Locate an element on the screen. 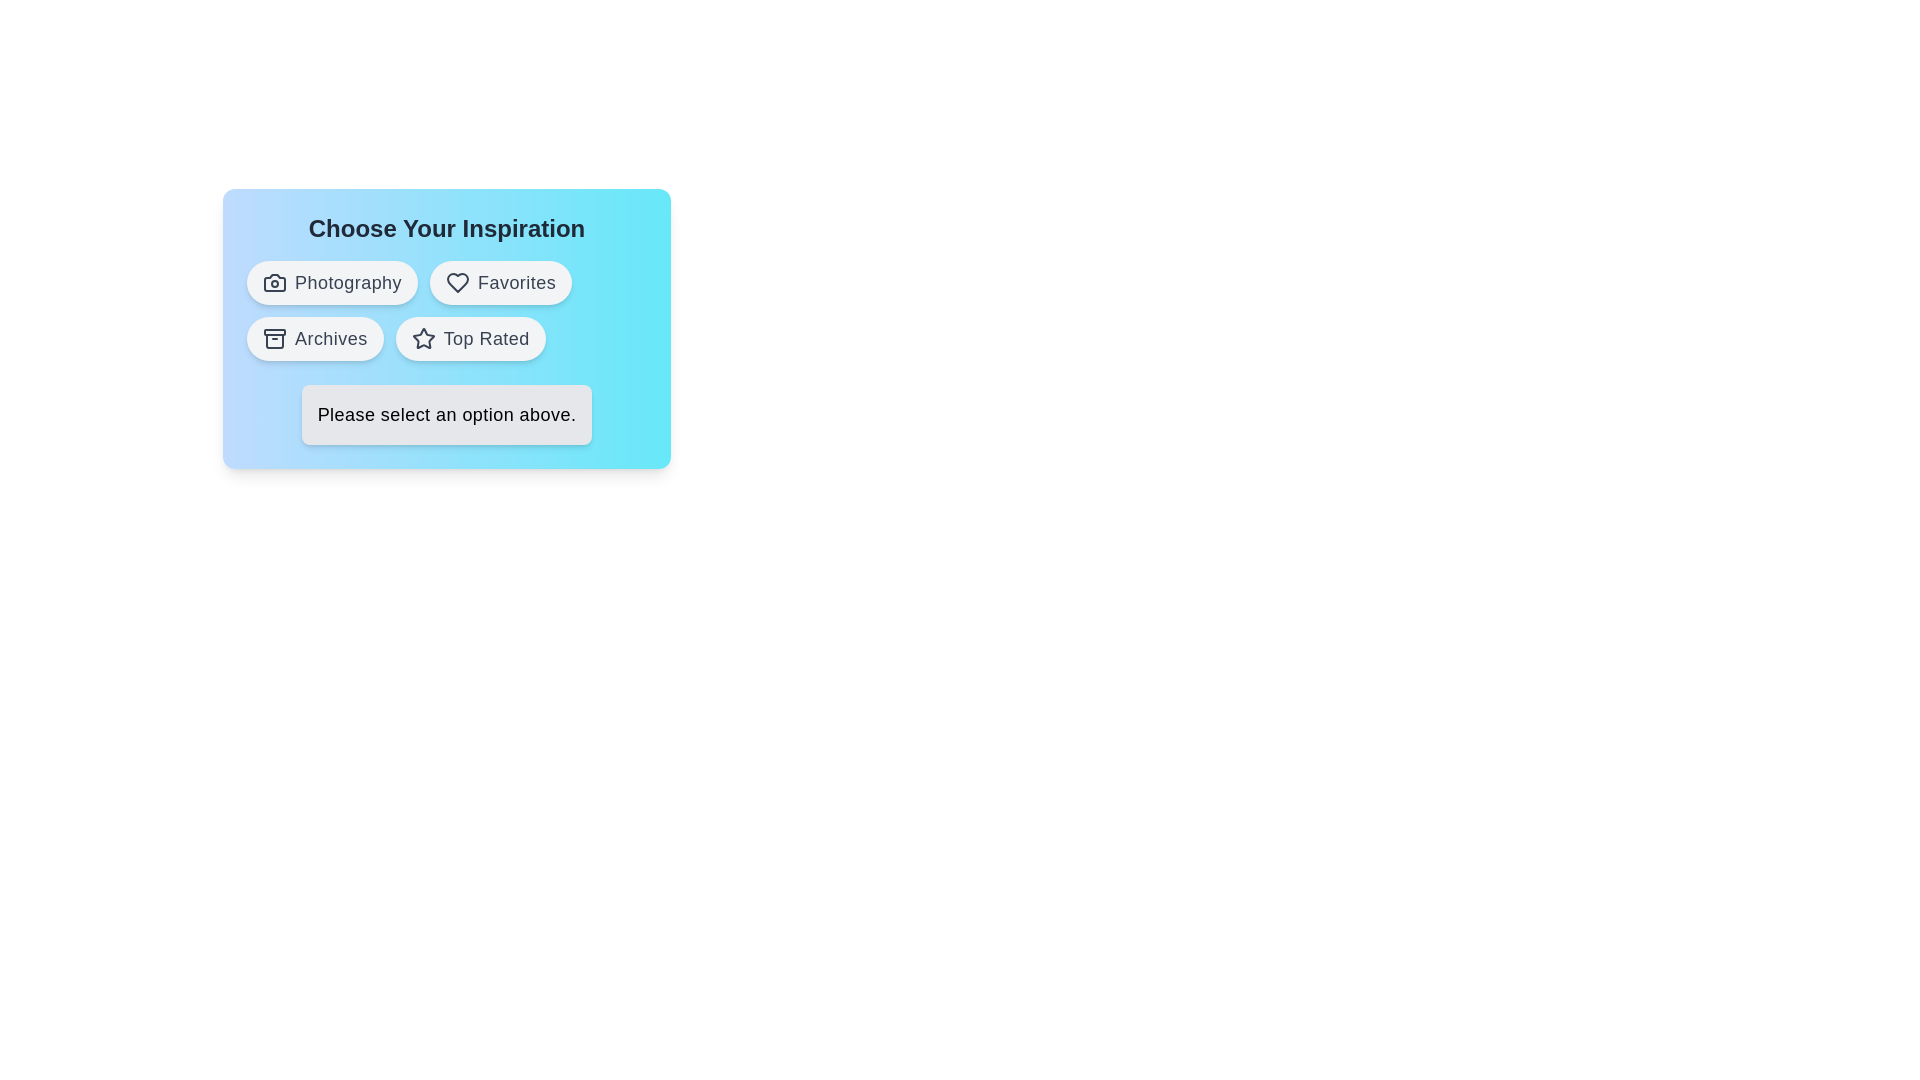 The image size is (1920, 1080). the 'Favorites' label is located at coordinates (517, 282).